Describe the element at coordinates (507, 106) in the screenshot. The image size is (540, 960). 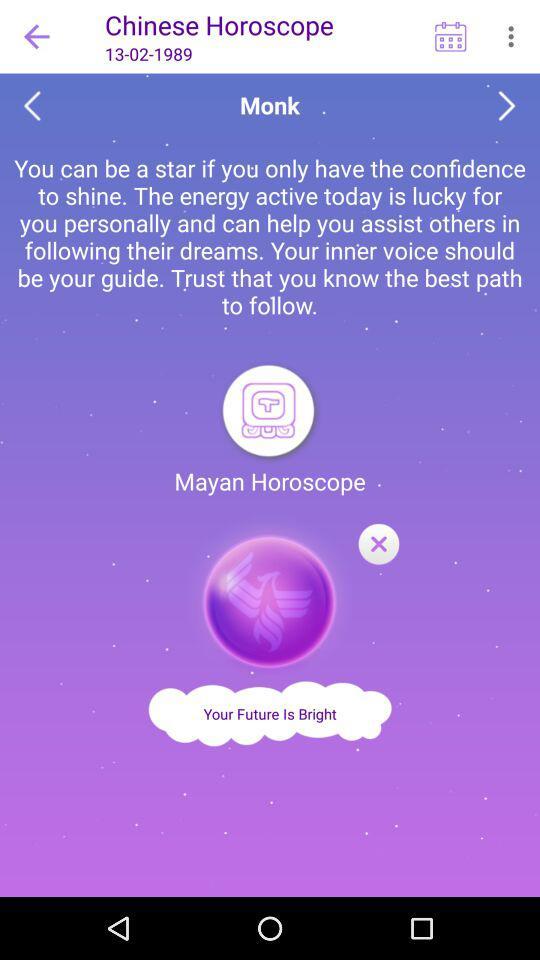
I see `the arrow_forward icon` at that location.